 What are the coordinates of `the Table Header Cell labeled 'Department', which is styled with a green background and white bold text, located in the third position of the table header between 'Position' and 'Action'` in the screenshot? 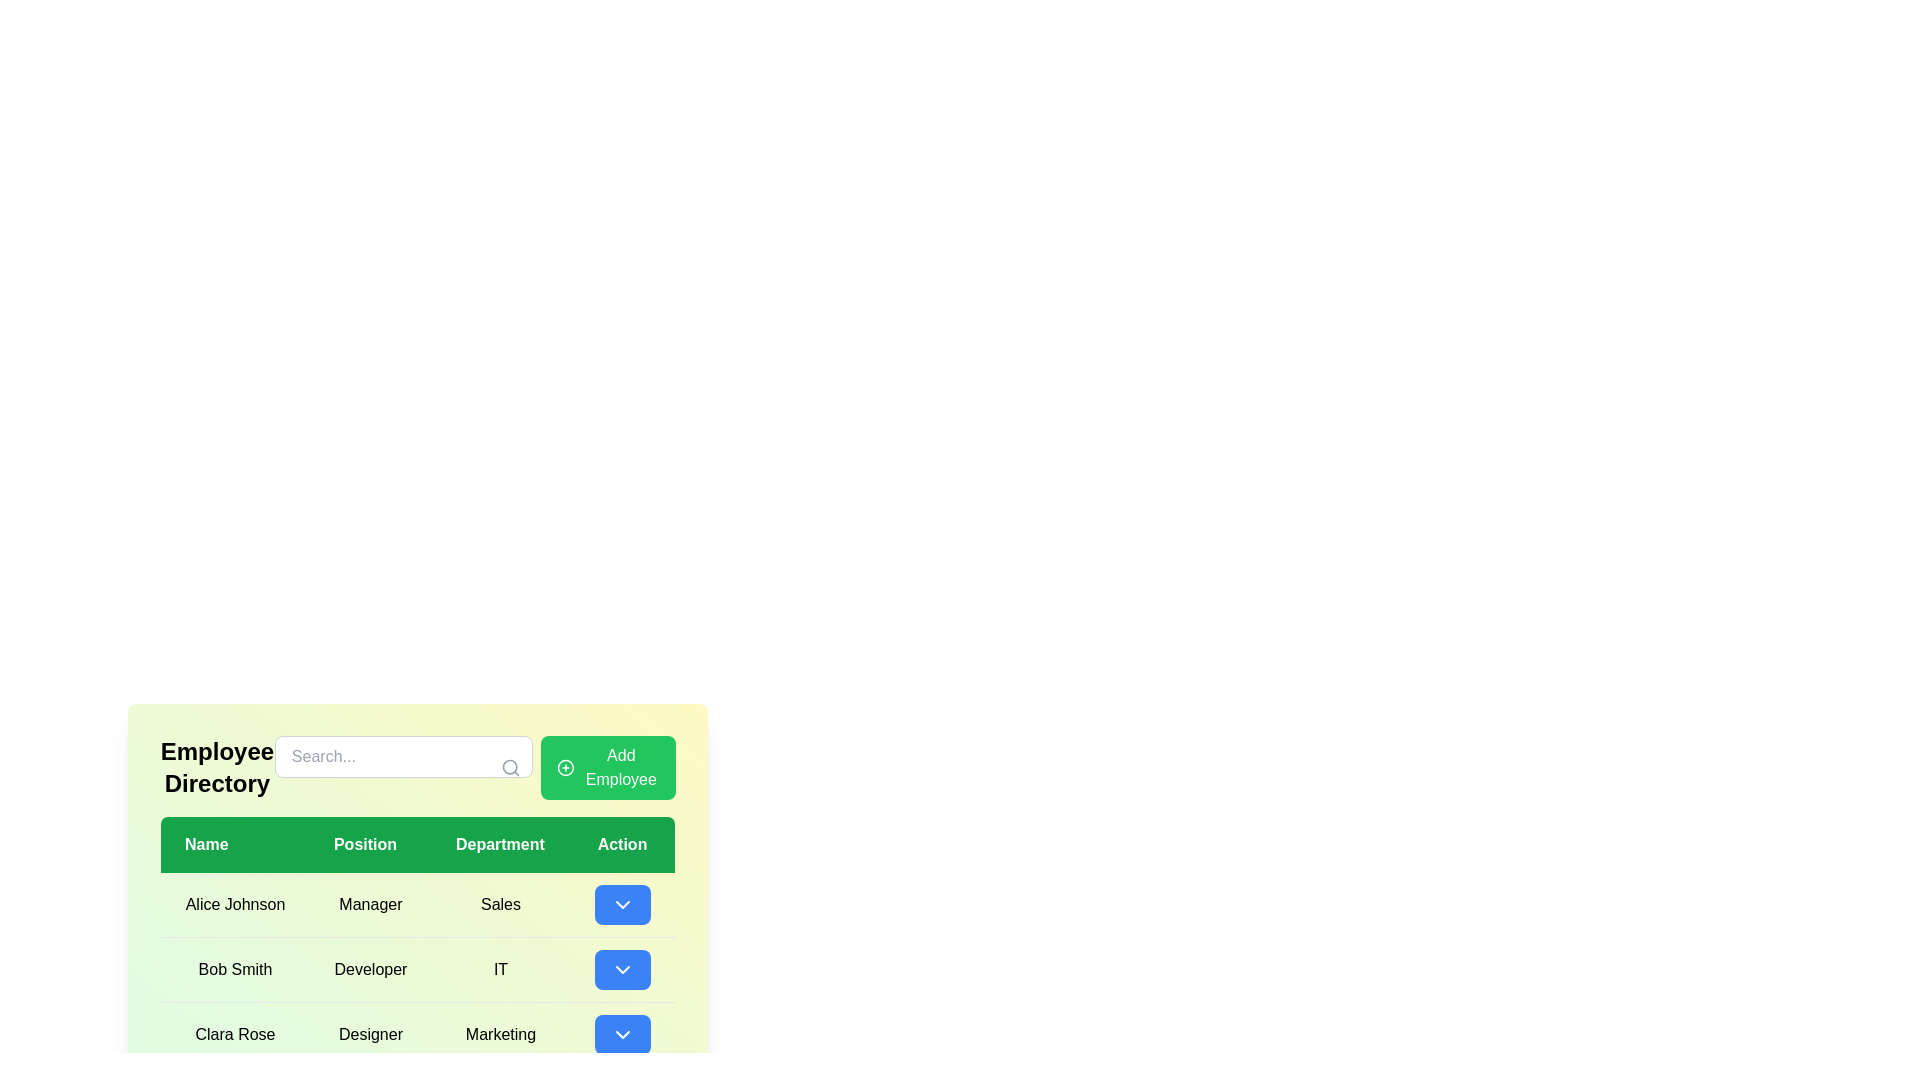 It's located at (500, 844).